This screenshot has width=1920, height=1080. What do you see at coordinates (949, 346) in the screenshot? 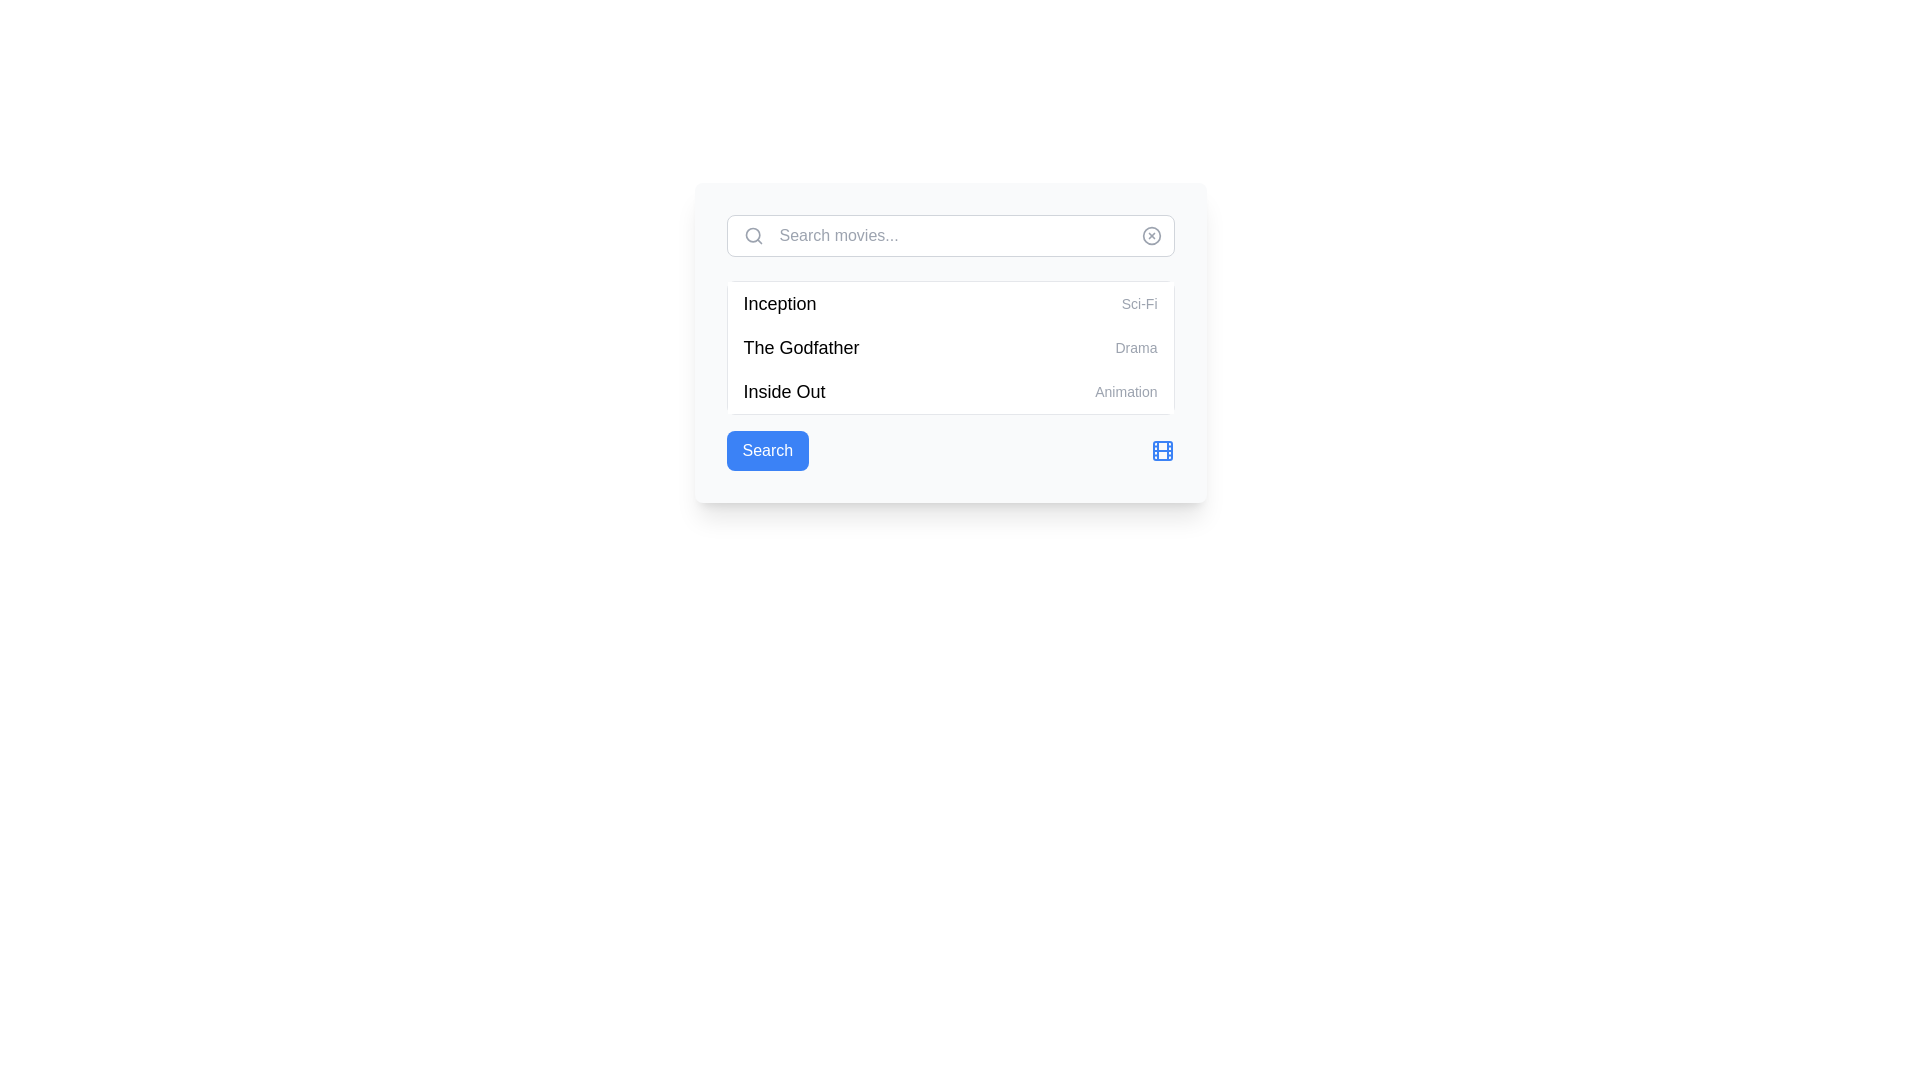
I see `the second list item in the movie entries, which displays 'The Godfather' in bold and 'Drama' in a smaller gray font` at bounding box center [949, 346].